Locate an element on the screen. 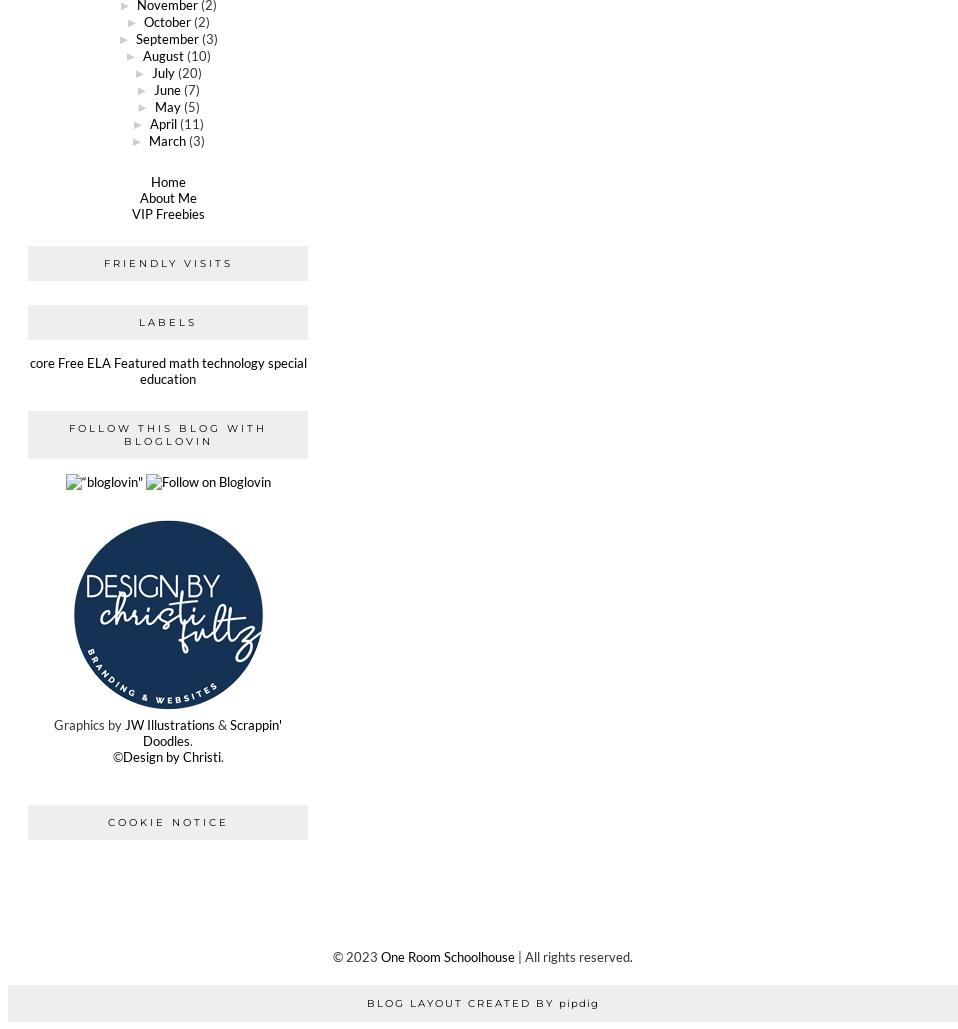 Image resolution: width=958 pixels, height=1029 pixels. 'Blog Layout Created by' is located at coordinates (366, 1002).